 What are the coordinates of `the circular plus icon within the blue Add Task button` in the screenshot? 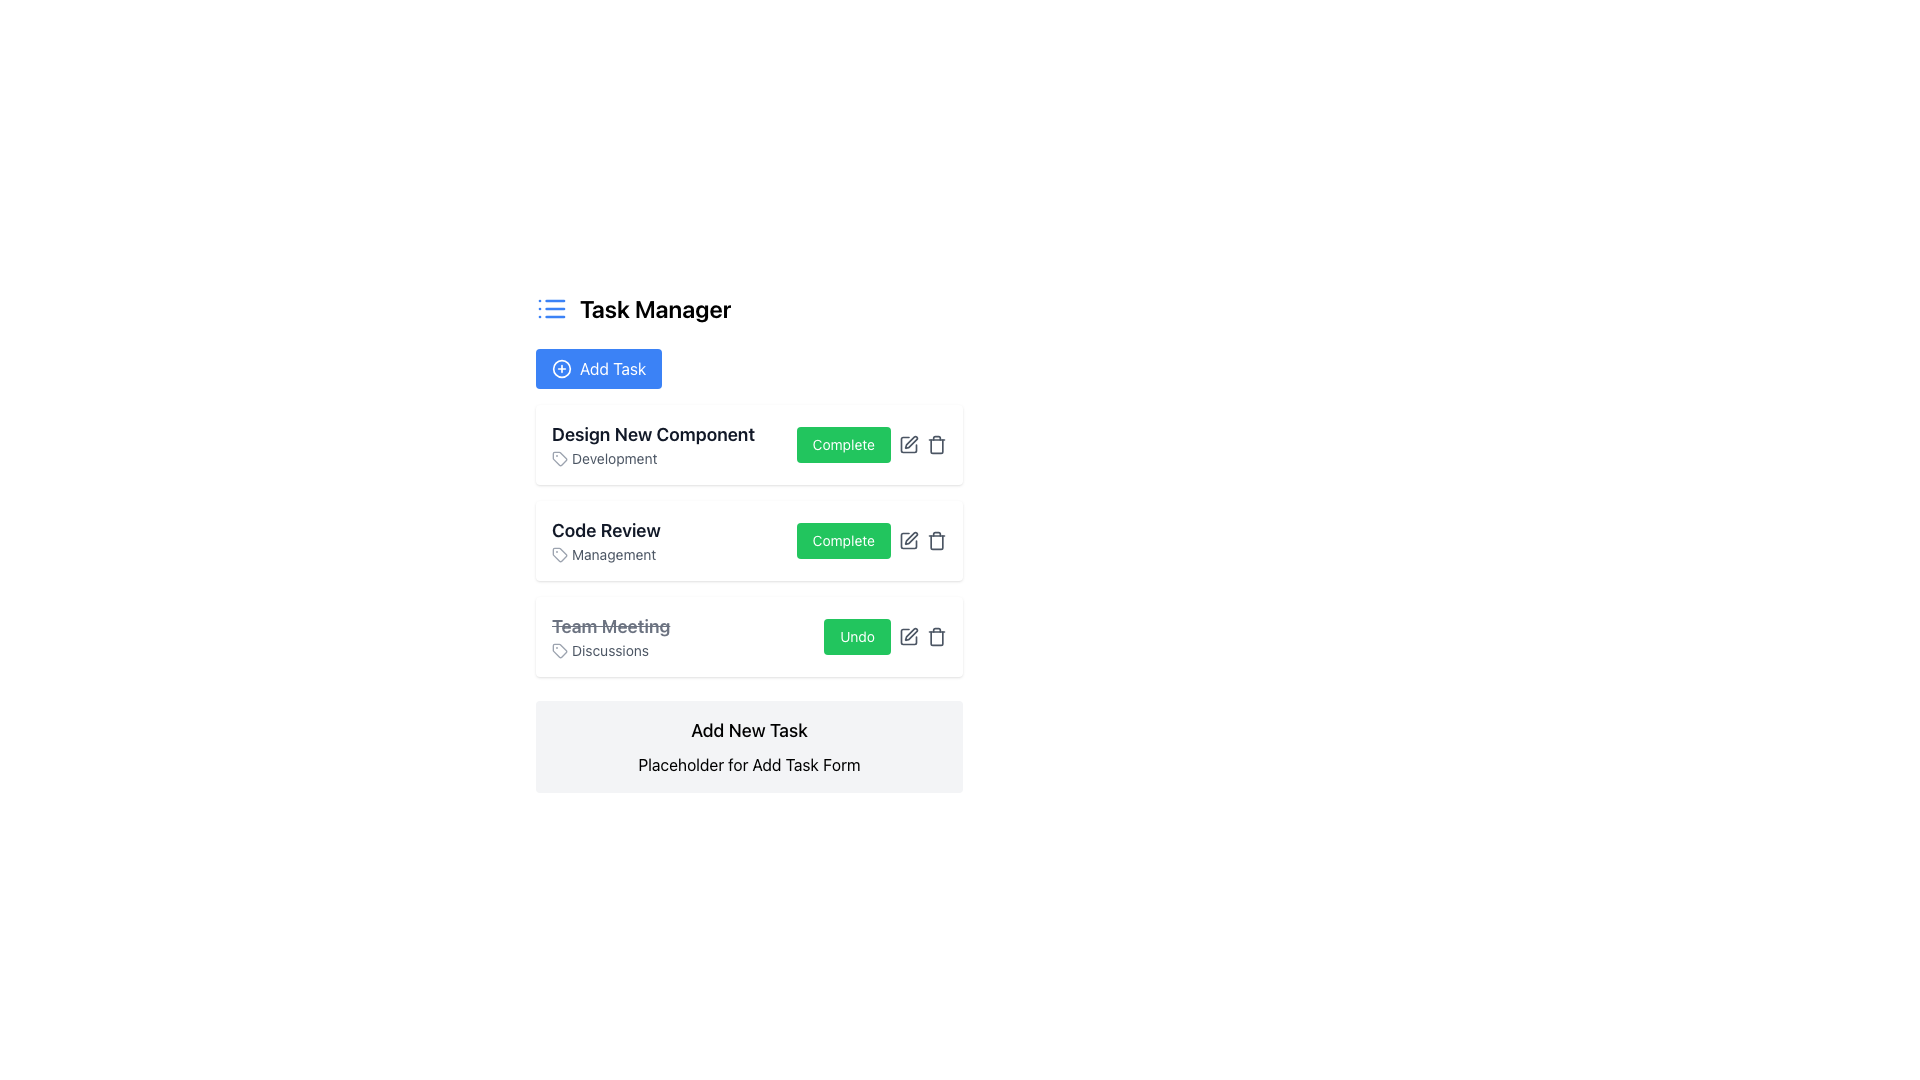 It's located at (560, 369).